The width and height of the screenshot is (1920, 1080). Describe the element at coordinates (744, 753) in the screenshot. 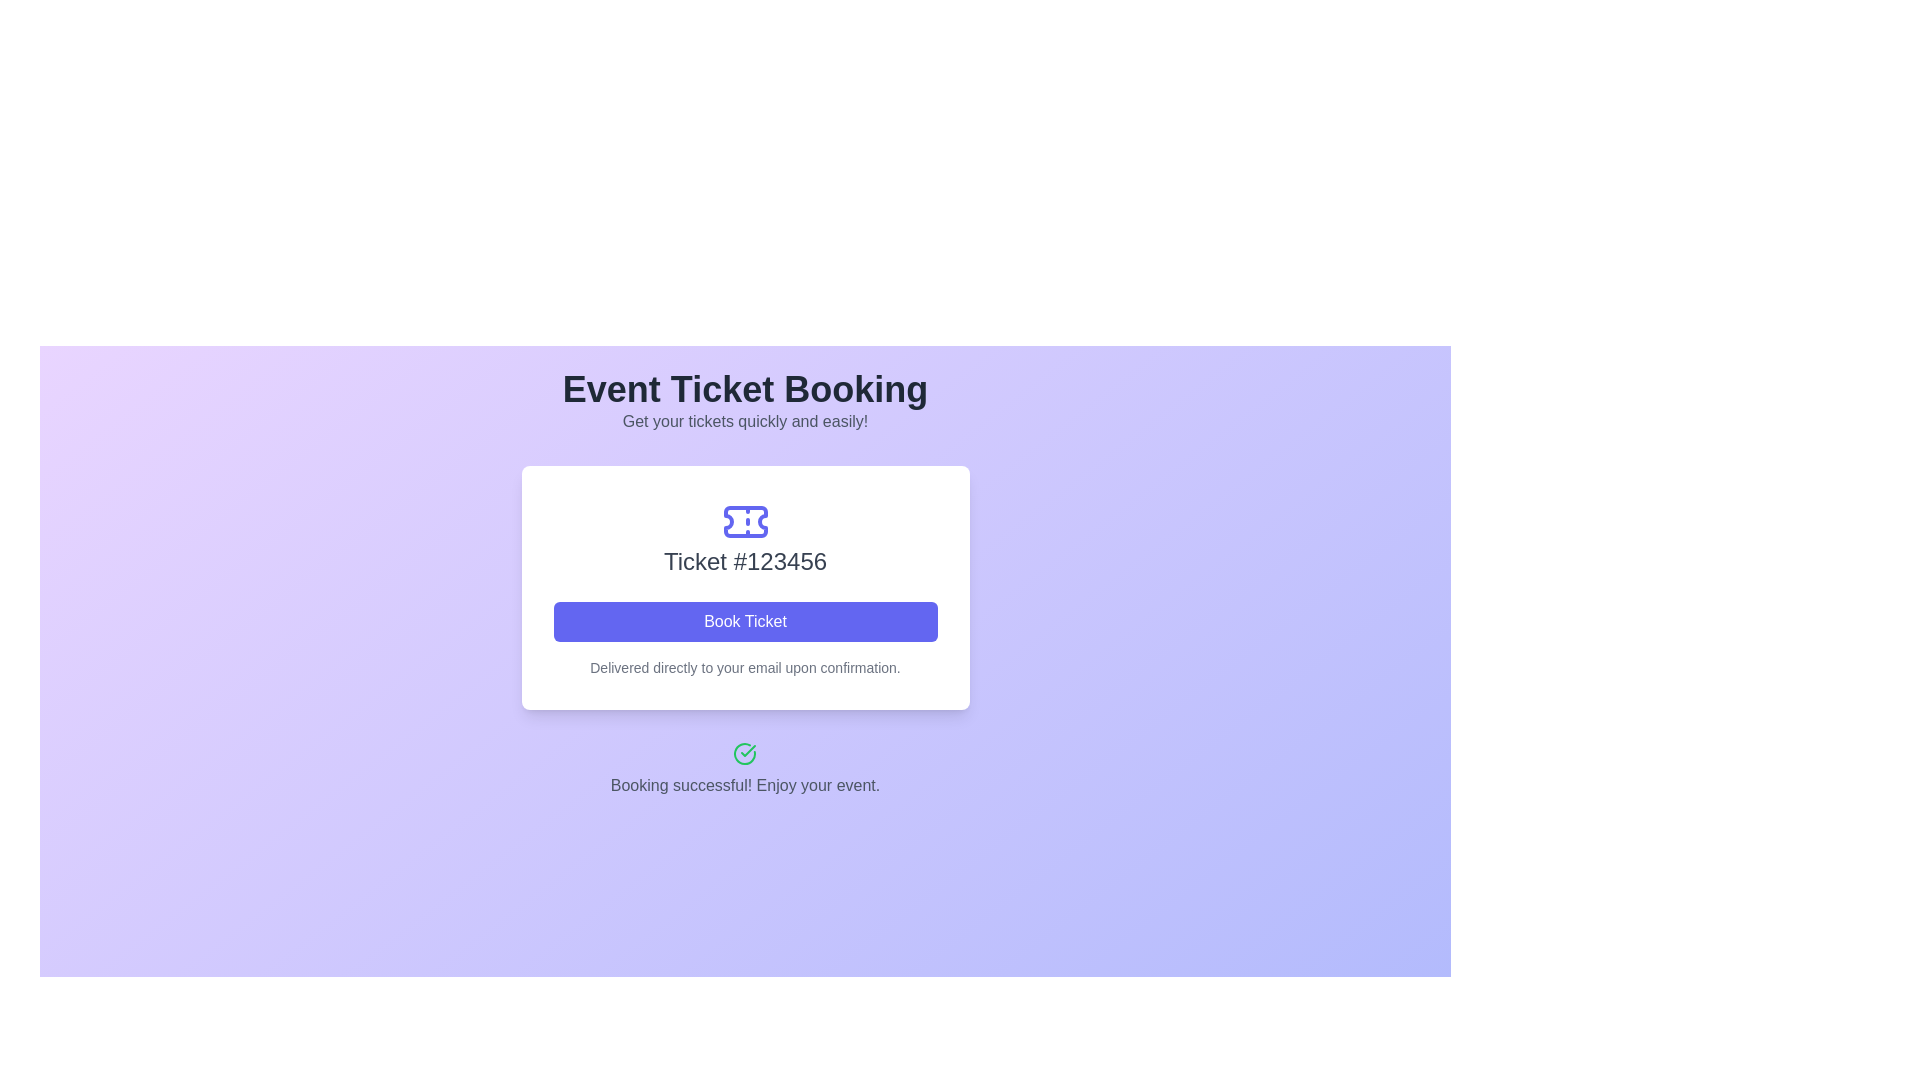

I see `the circular icon with a green outline and a checkmark inside it, indicating successful completion, which is located above the text 'Booking successful! Enjoy your event.'` at that location.